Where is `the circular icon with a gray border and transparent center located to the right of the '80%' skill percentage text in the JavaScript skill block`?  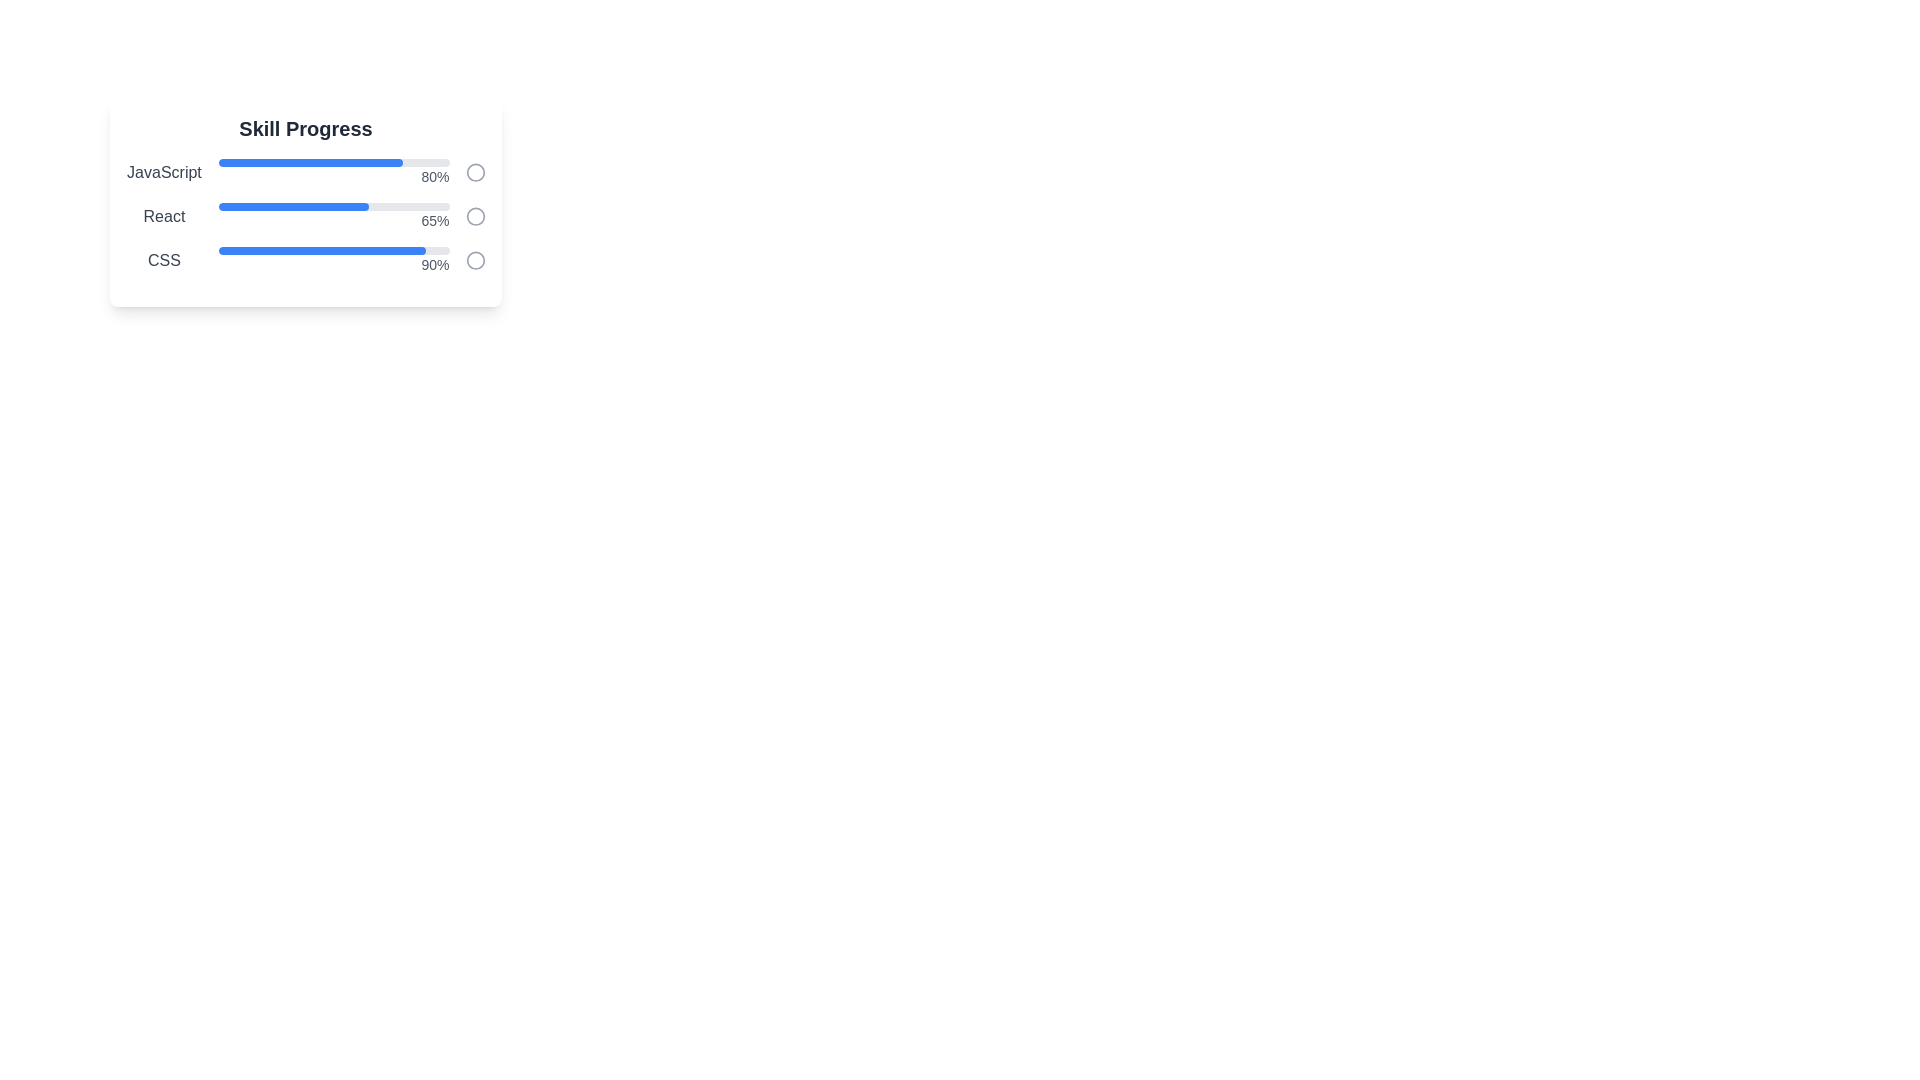 the circular icon with a gray border and transparent center located to the right of the '80%' skill percentage text in the JavaScript skill block is located at coordinates (474, 172).